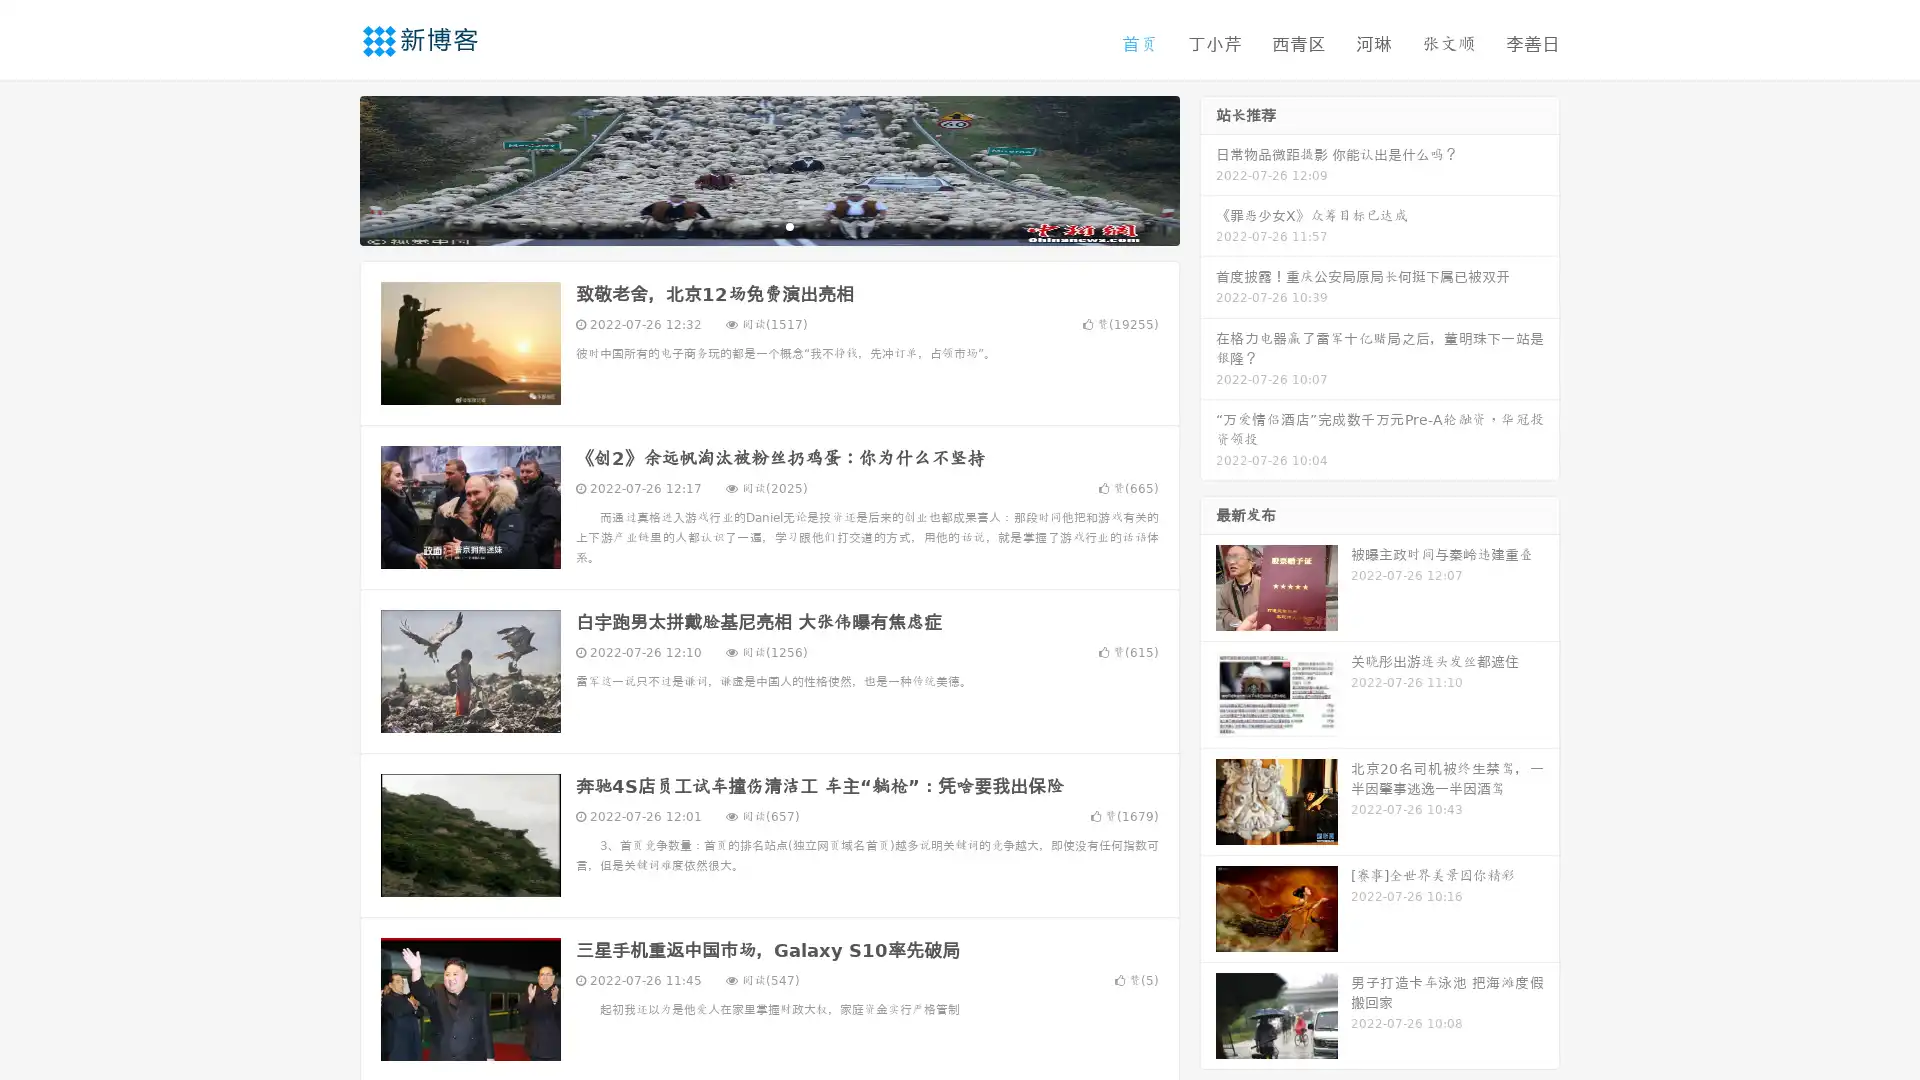  Describe the element at coordinates (330, 168) in the screenshot. I see `Previous slide` at that location.